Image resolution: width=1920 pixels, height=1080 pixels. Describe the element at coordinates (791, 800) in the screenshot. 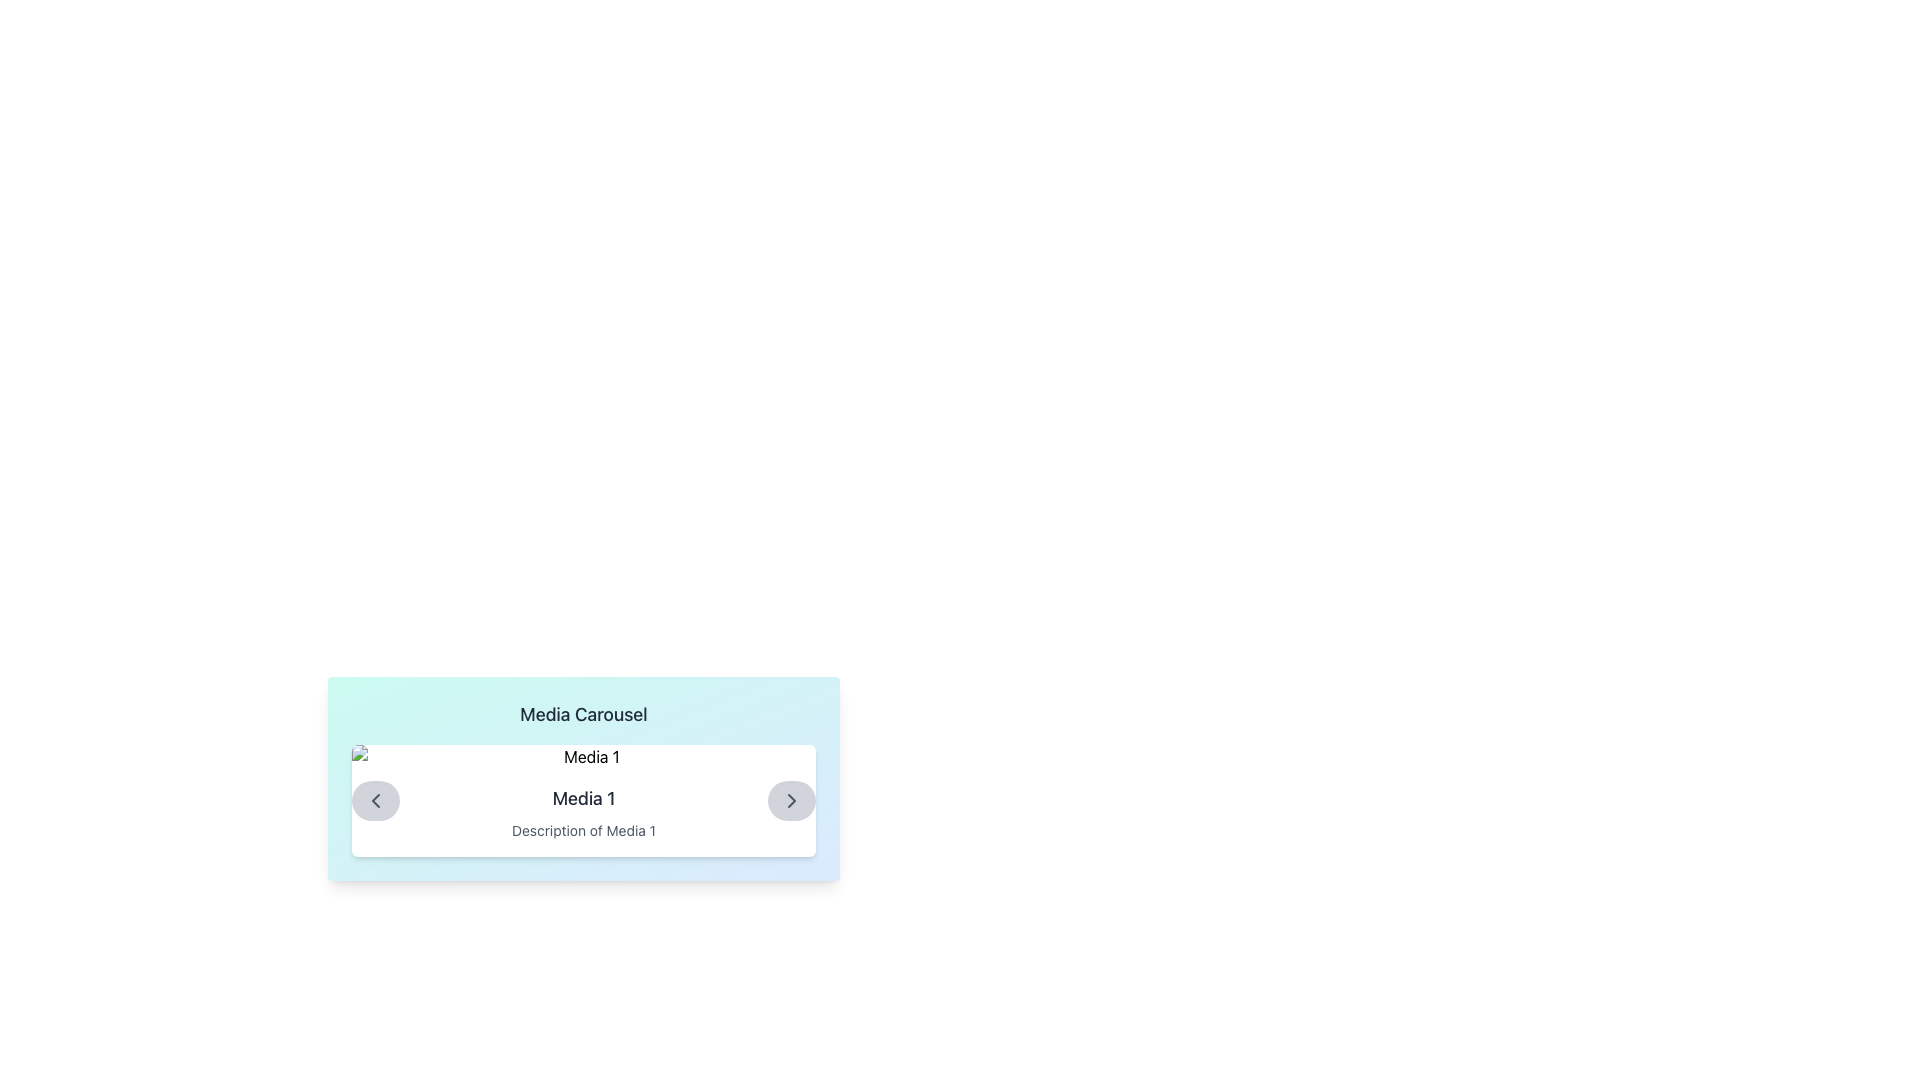

I see `the right navigation button of the carousel to advance to the next media item` at that location.